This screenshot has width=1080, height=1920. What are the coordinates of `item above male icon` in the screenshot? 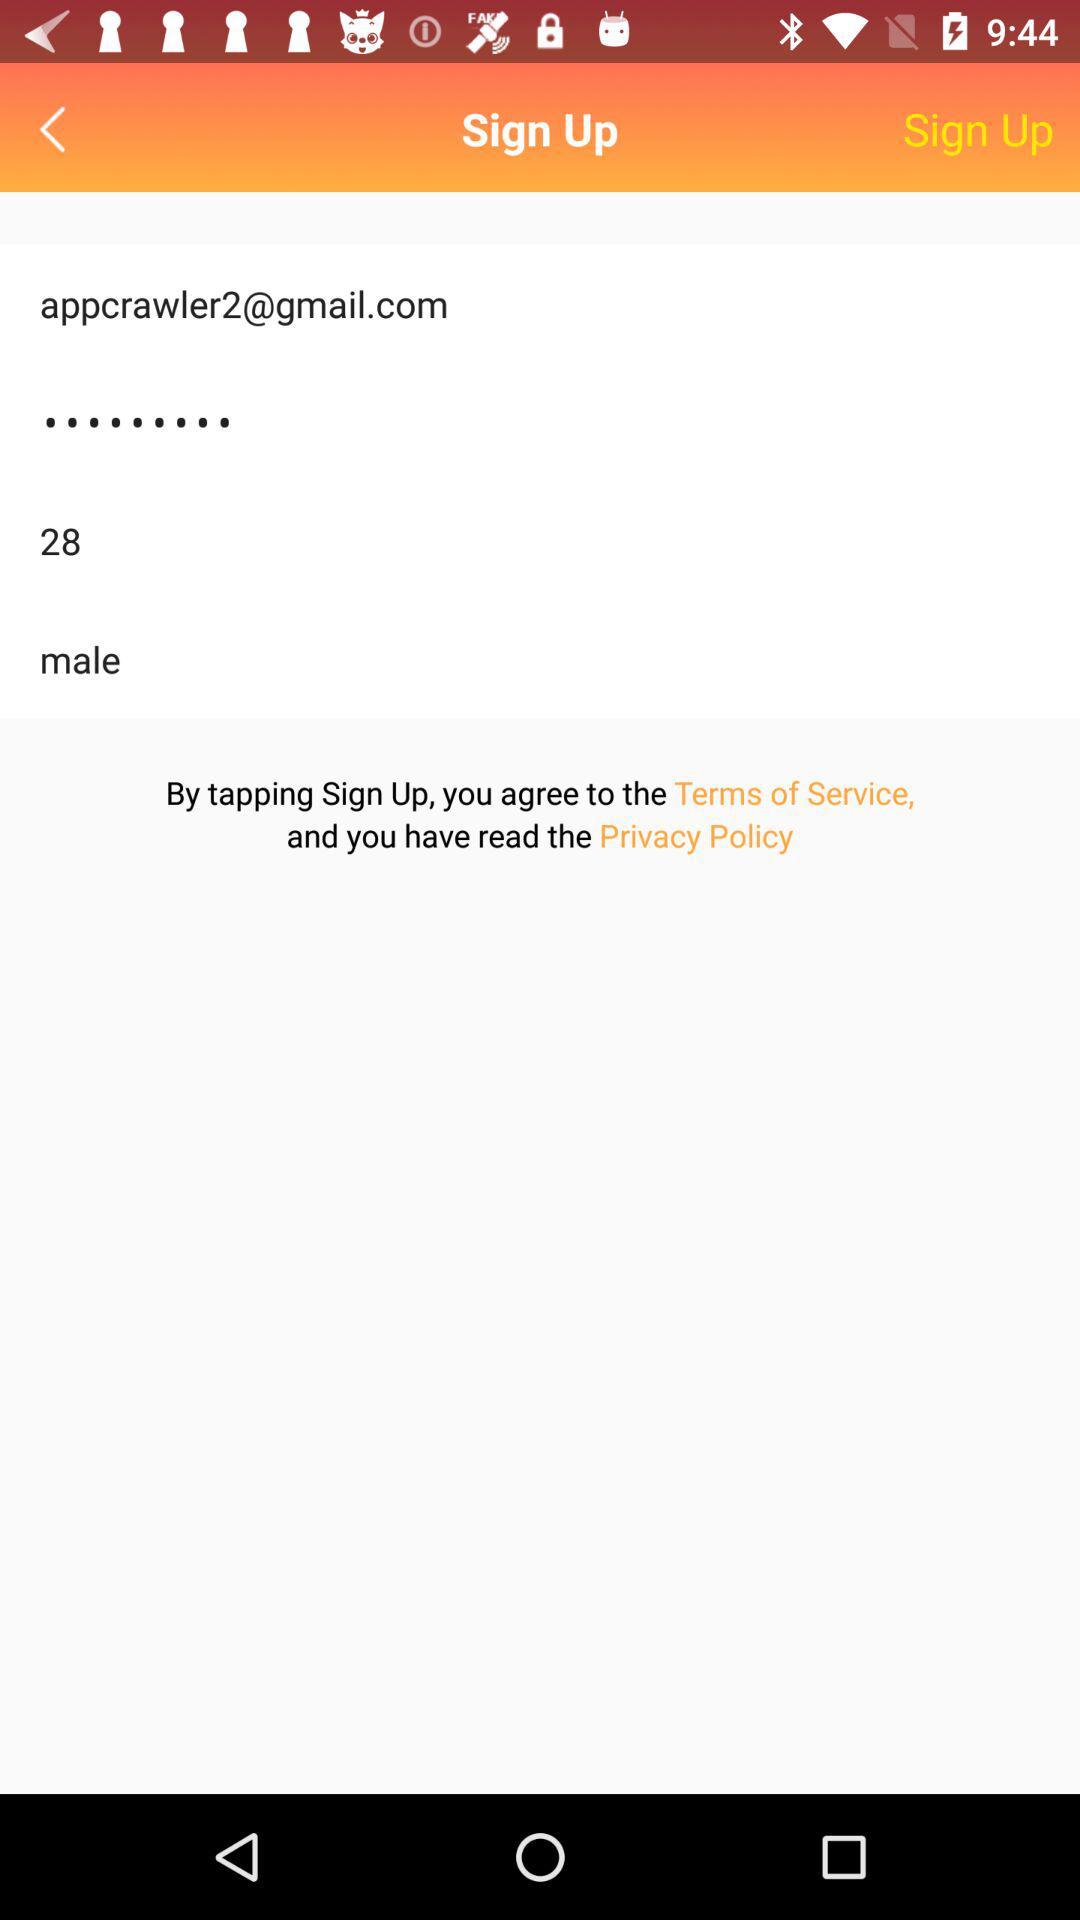 It's located at (540, 540).